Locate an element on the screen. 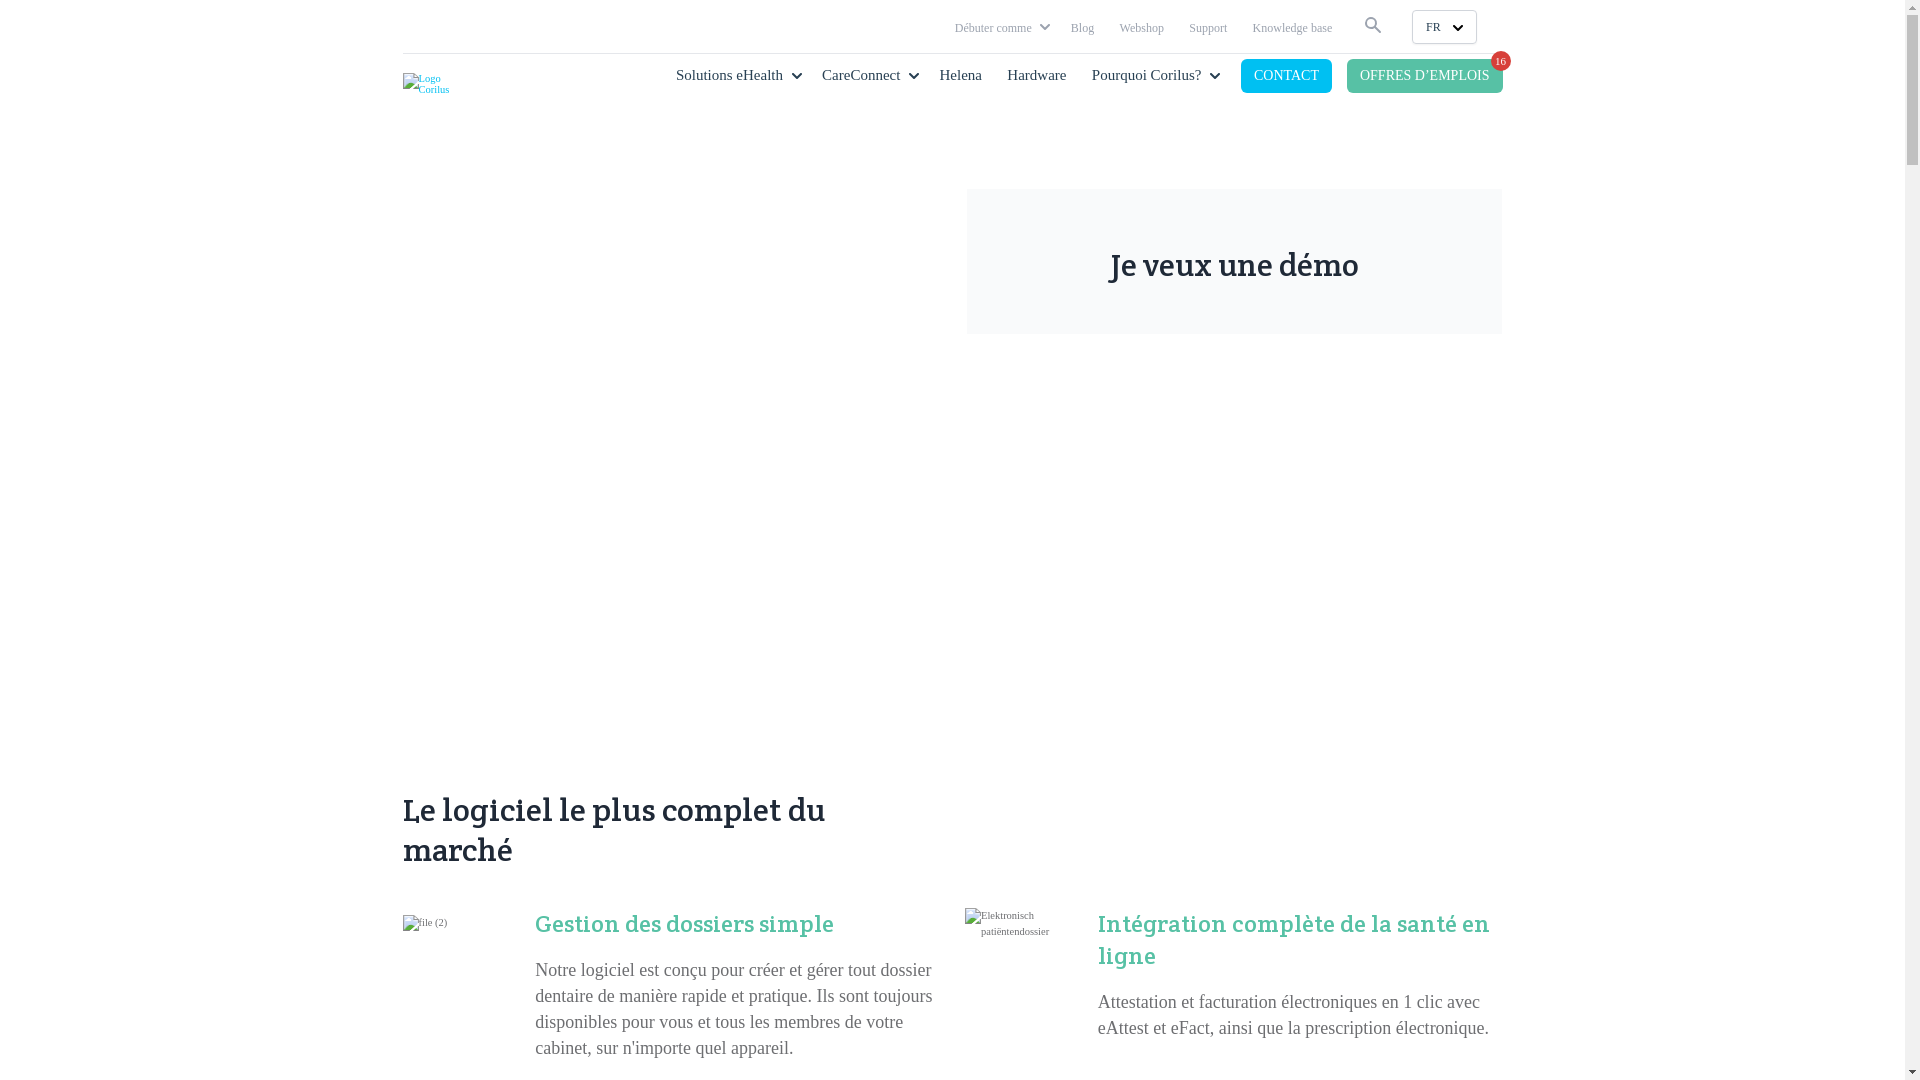 Image resolution: width=1920 pixels, height=1080 pixels. 'Support' is located at coordinates (1207, 27).